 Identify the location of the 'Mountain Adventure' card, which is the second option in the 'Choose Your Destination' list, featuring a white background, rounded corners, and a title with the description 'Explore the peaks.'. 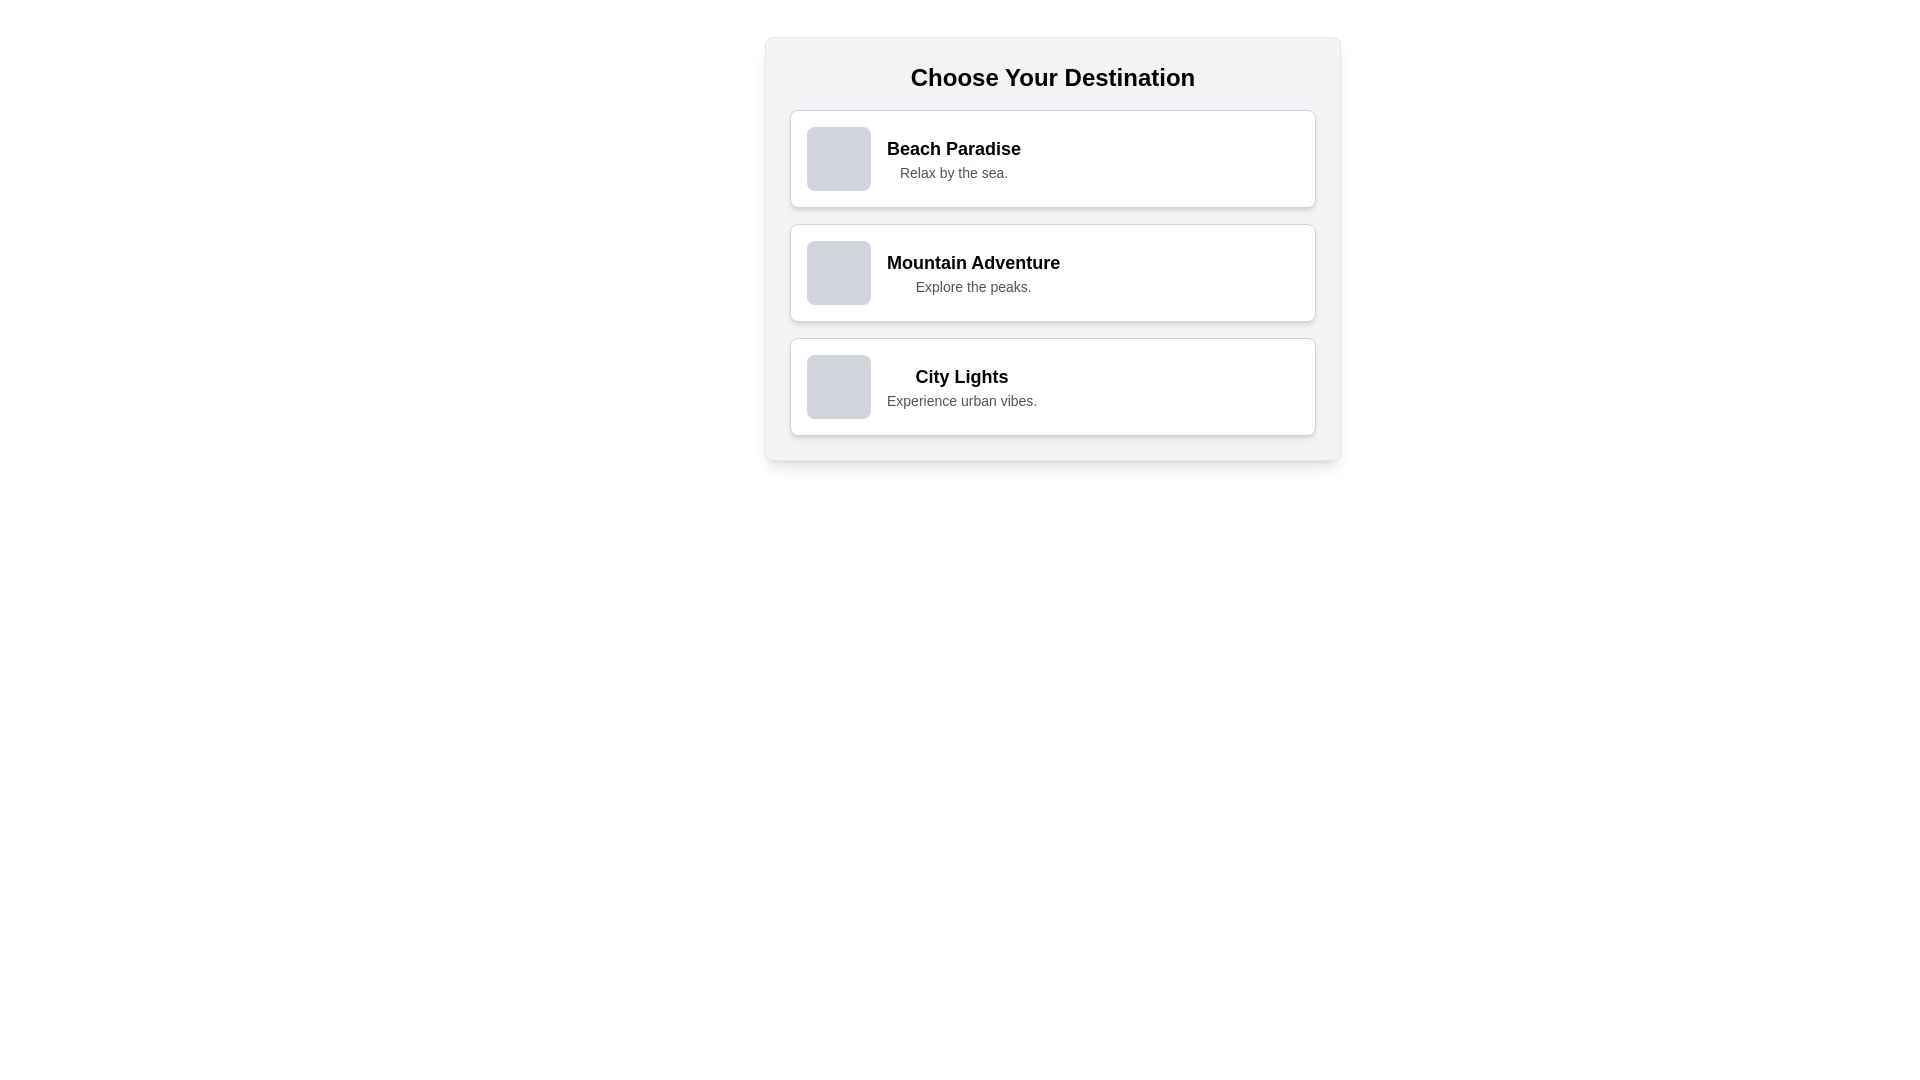
(1051, 248).